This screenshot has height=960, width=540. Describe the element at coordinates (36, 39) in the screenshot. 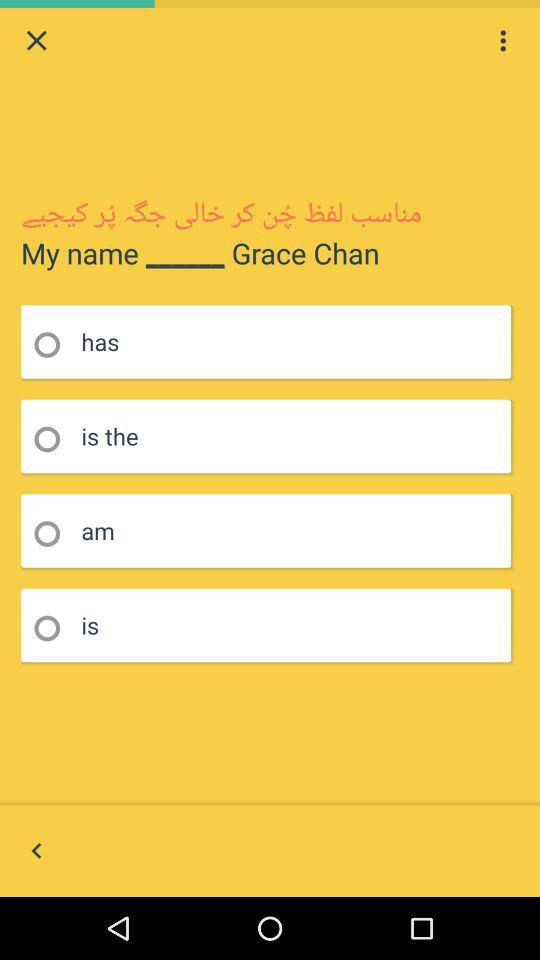

I see `exit button` at that location.